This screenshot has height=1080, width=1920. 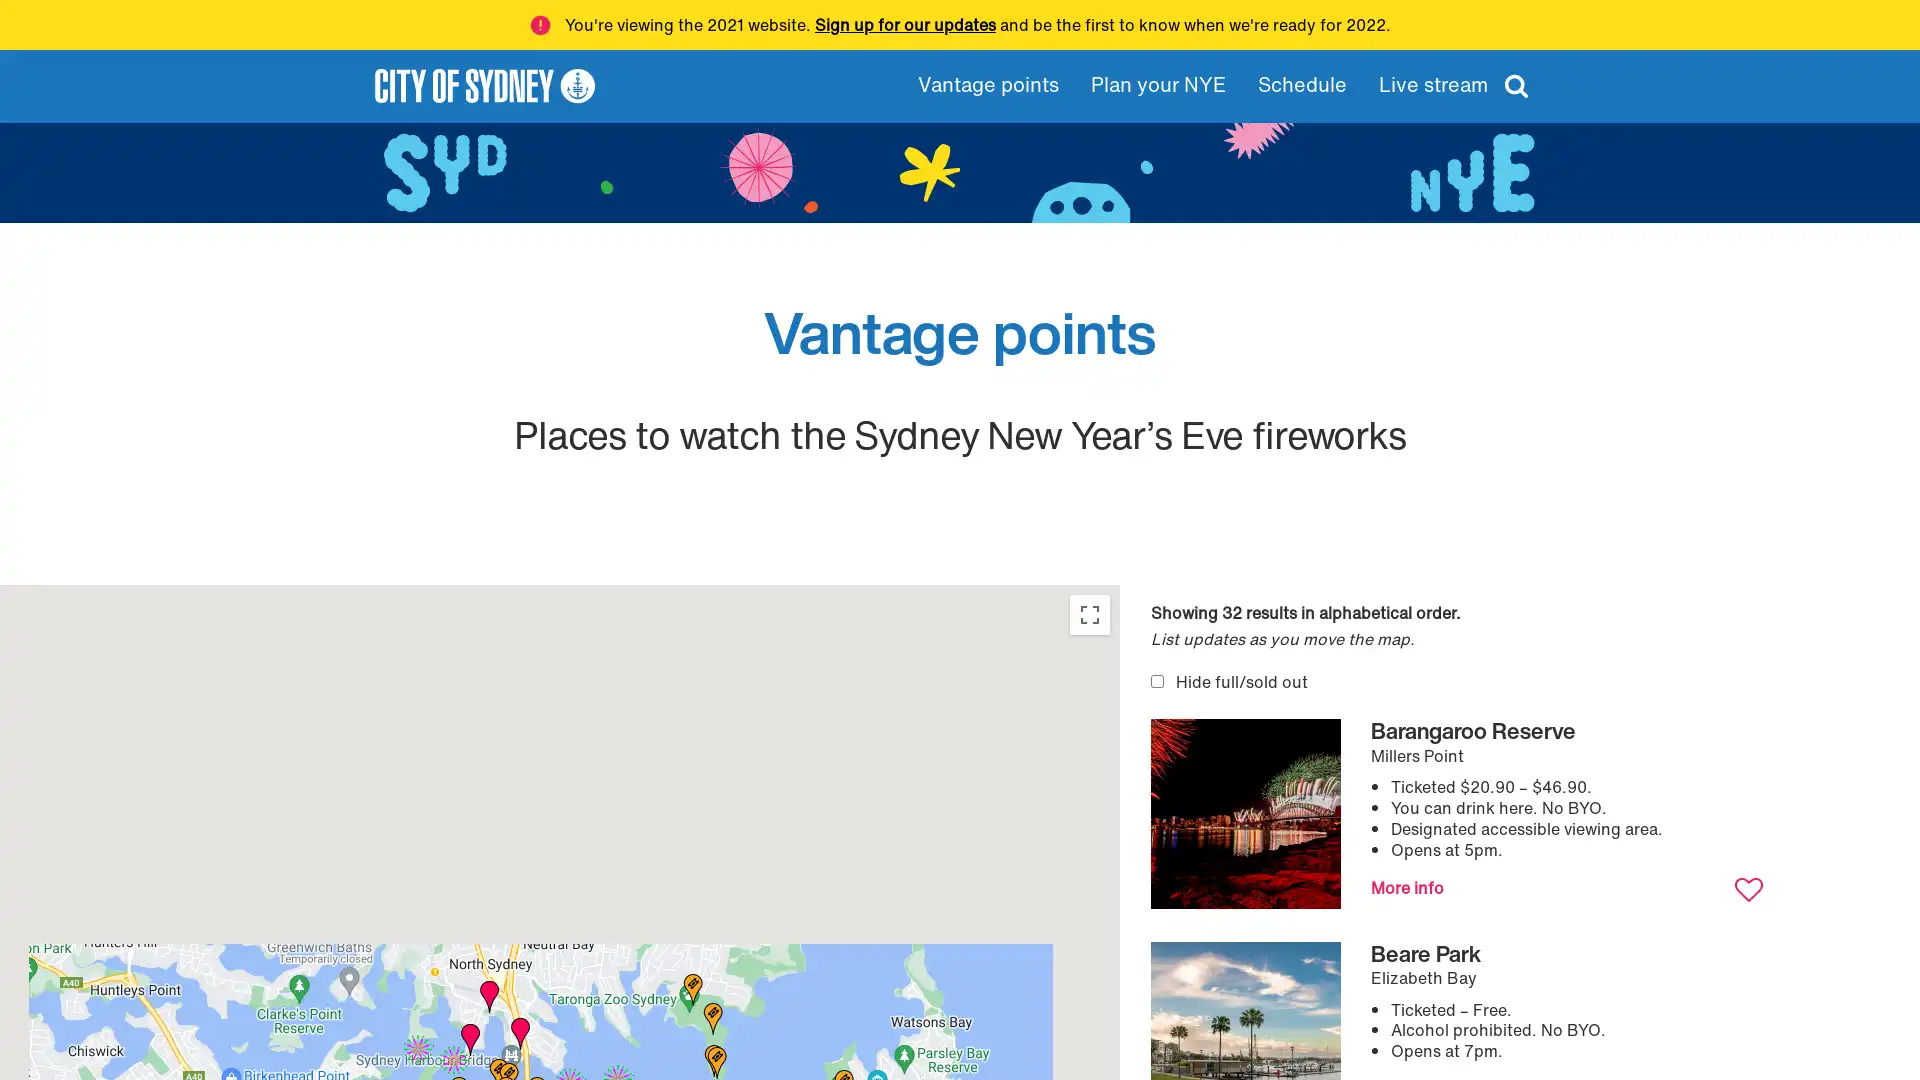 I want to click on Favourites, so click(x=1455, y=571).